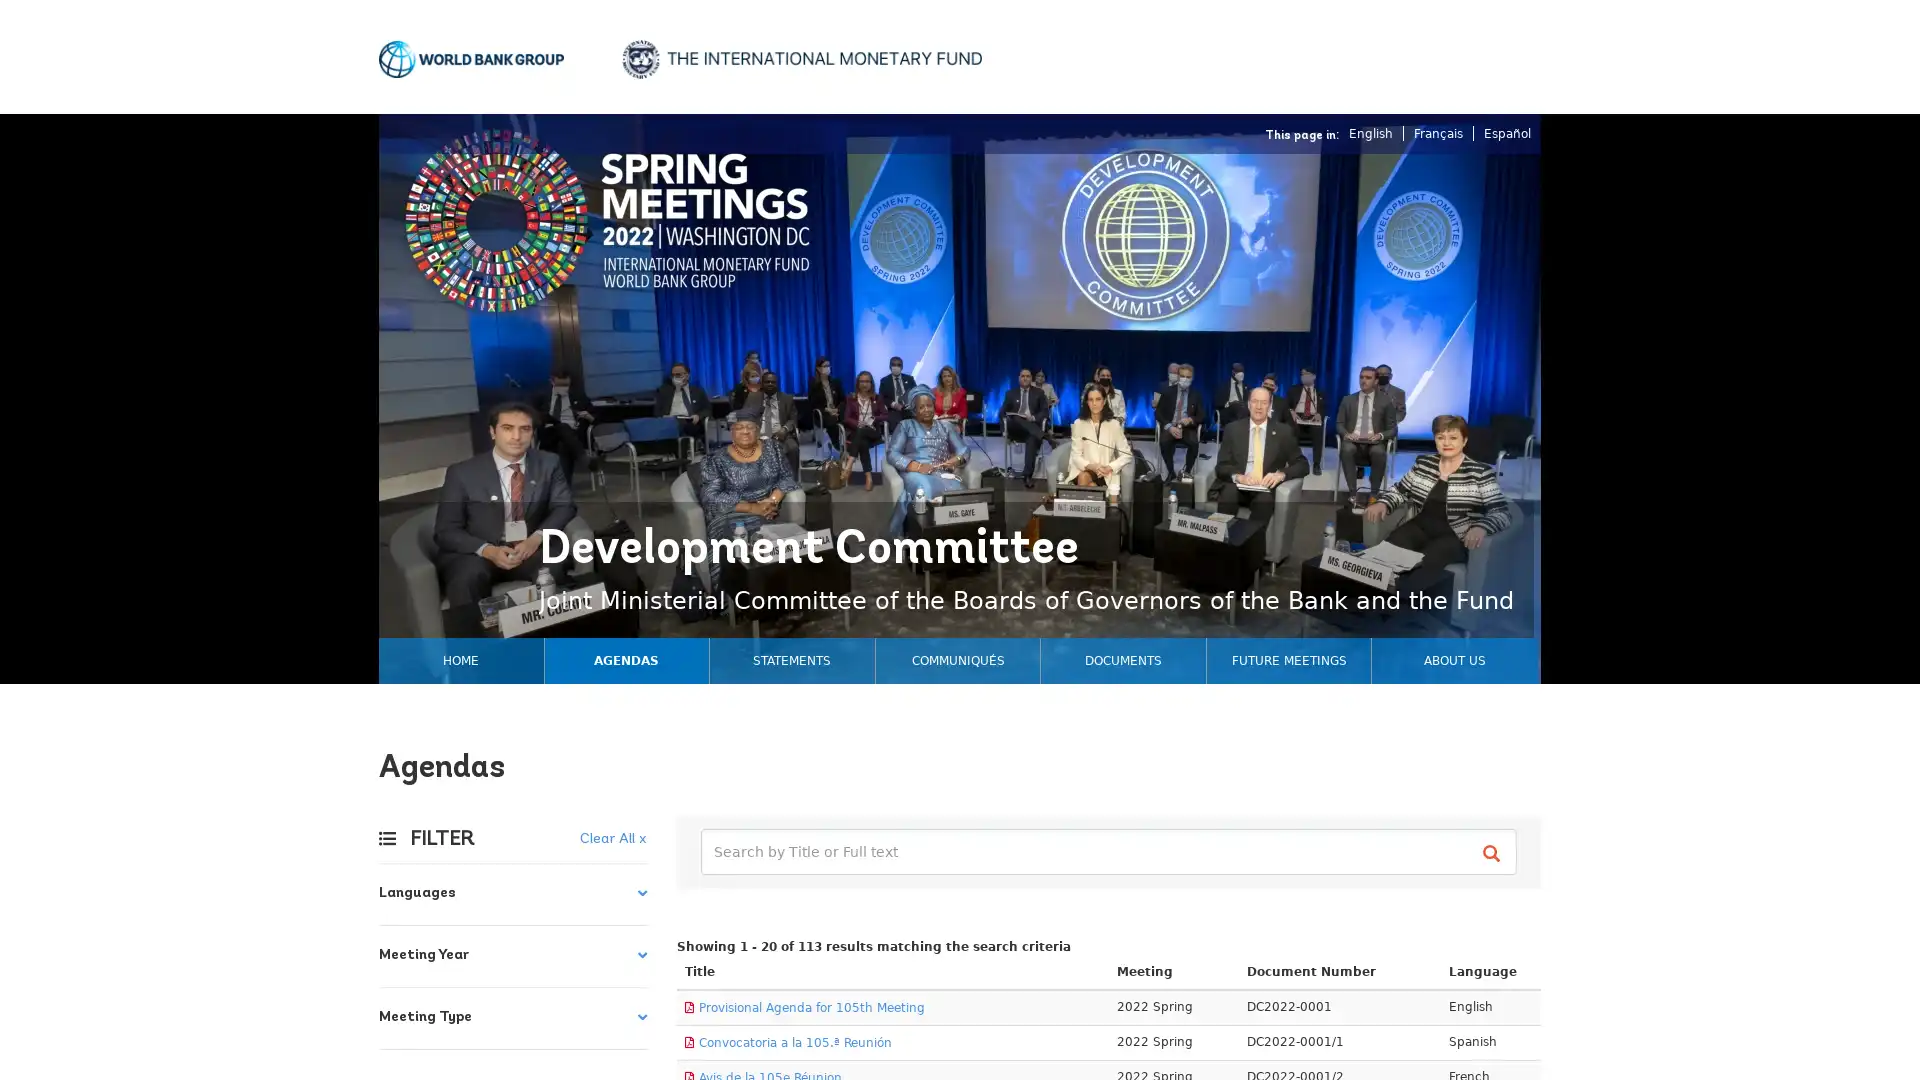 Image resolution: width=1920 pixels, height=1080 pixels. What do you see at coordinates (513, 955) in the screenshot?
I see `Meeting Year` at bounding box center [513, 955].